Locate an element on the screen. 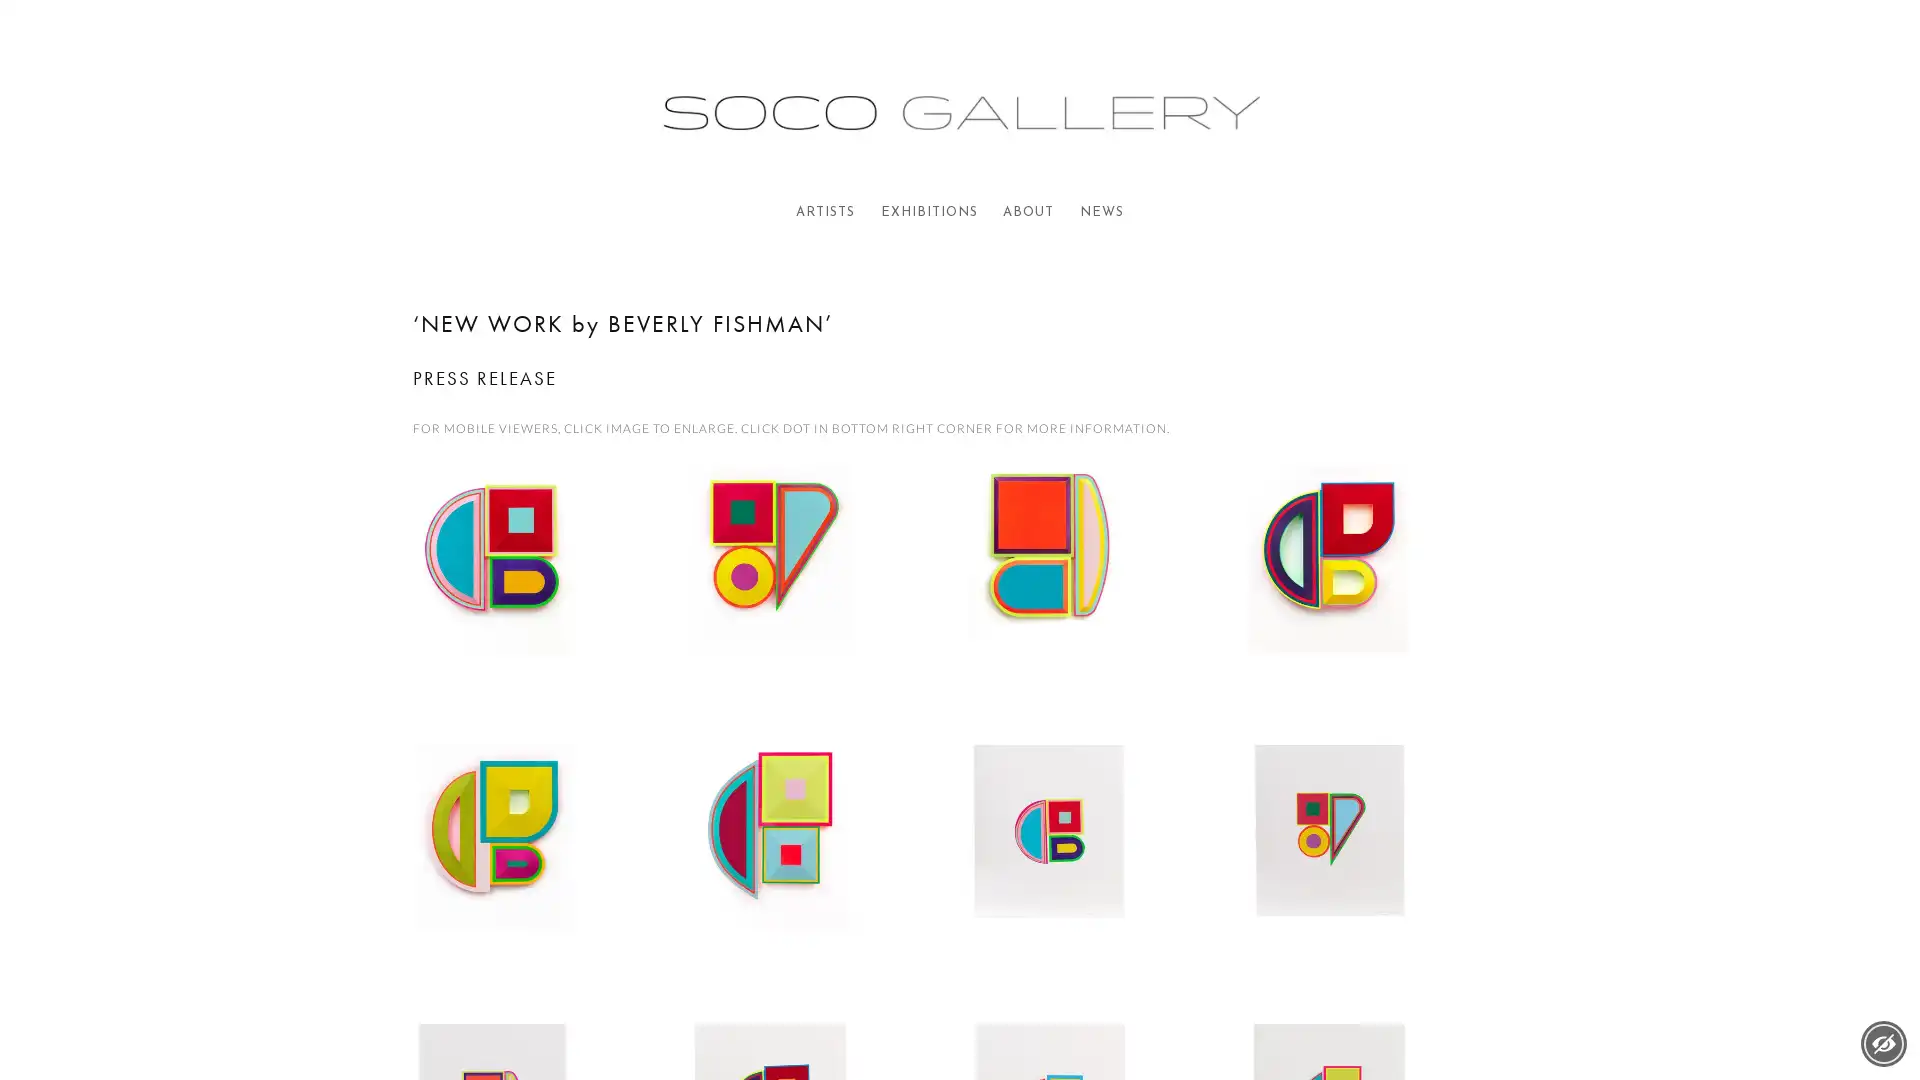 Image resolution: width=1920 pixels, height=1080 pixels. View fullsize BEVERLY FISHMAN Untitled (Pain, Depression, Depression), 2021 Urethane paint on wood 45 x 37.5 inches INQUIRE + is located at coordinates (820, 872).